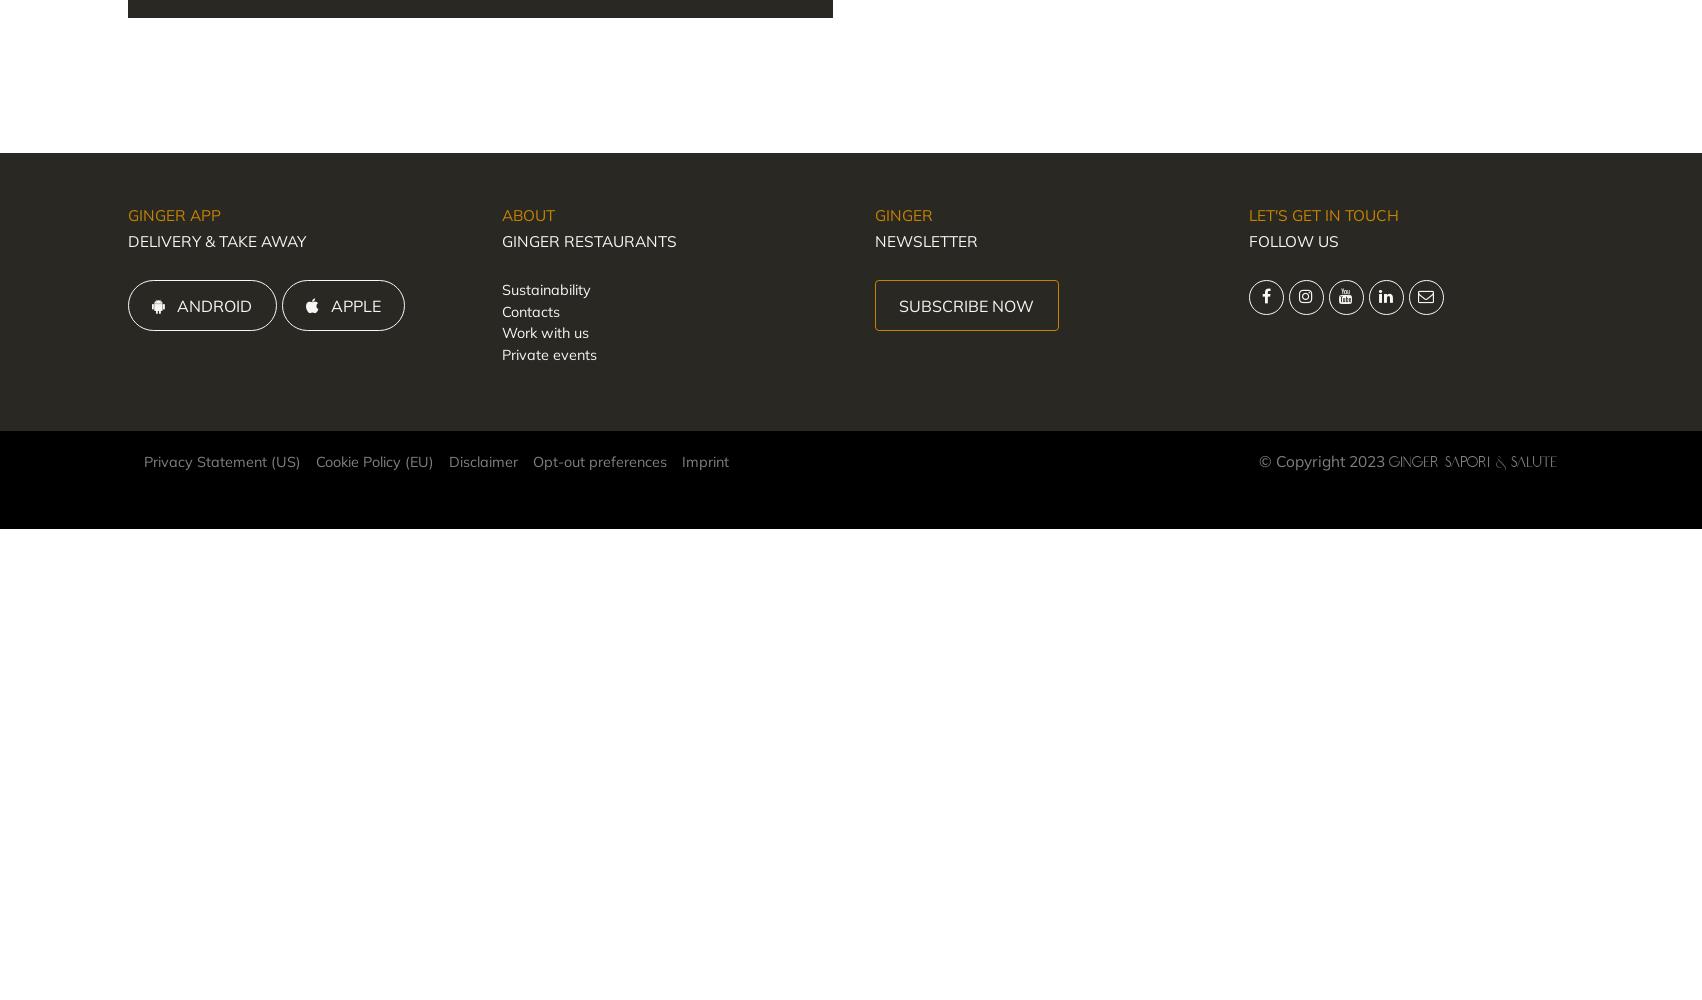 The height and width of the screenshot is (1000, 1702). What do you see at coordinates (221, 460) in the screenshot?
I see `'Privacy Statement (US)'` at bounding box center [221, 460].